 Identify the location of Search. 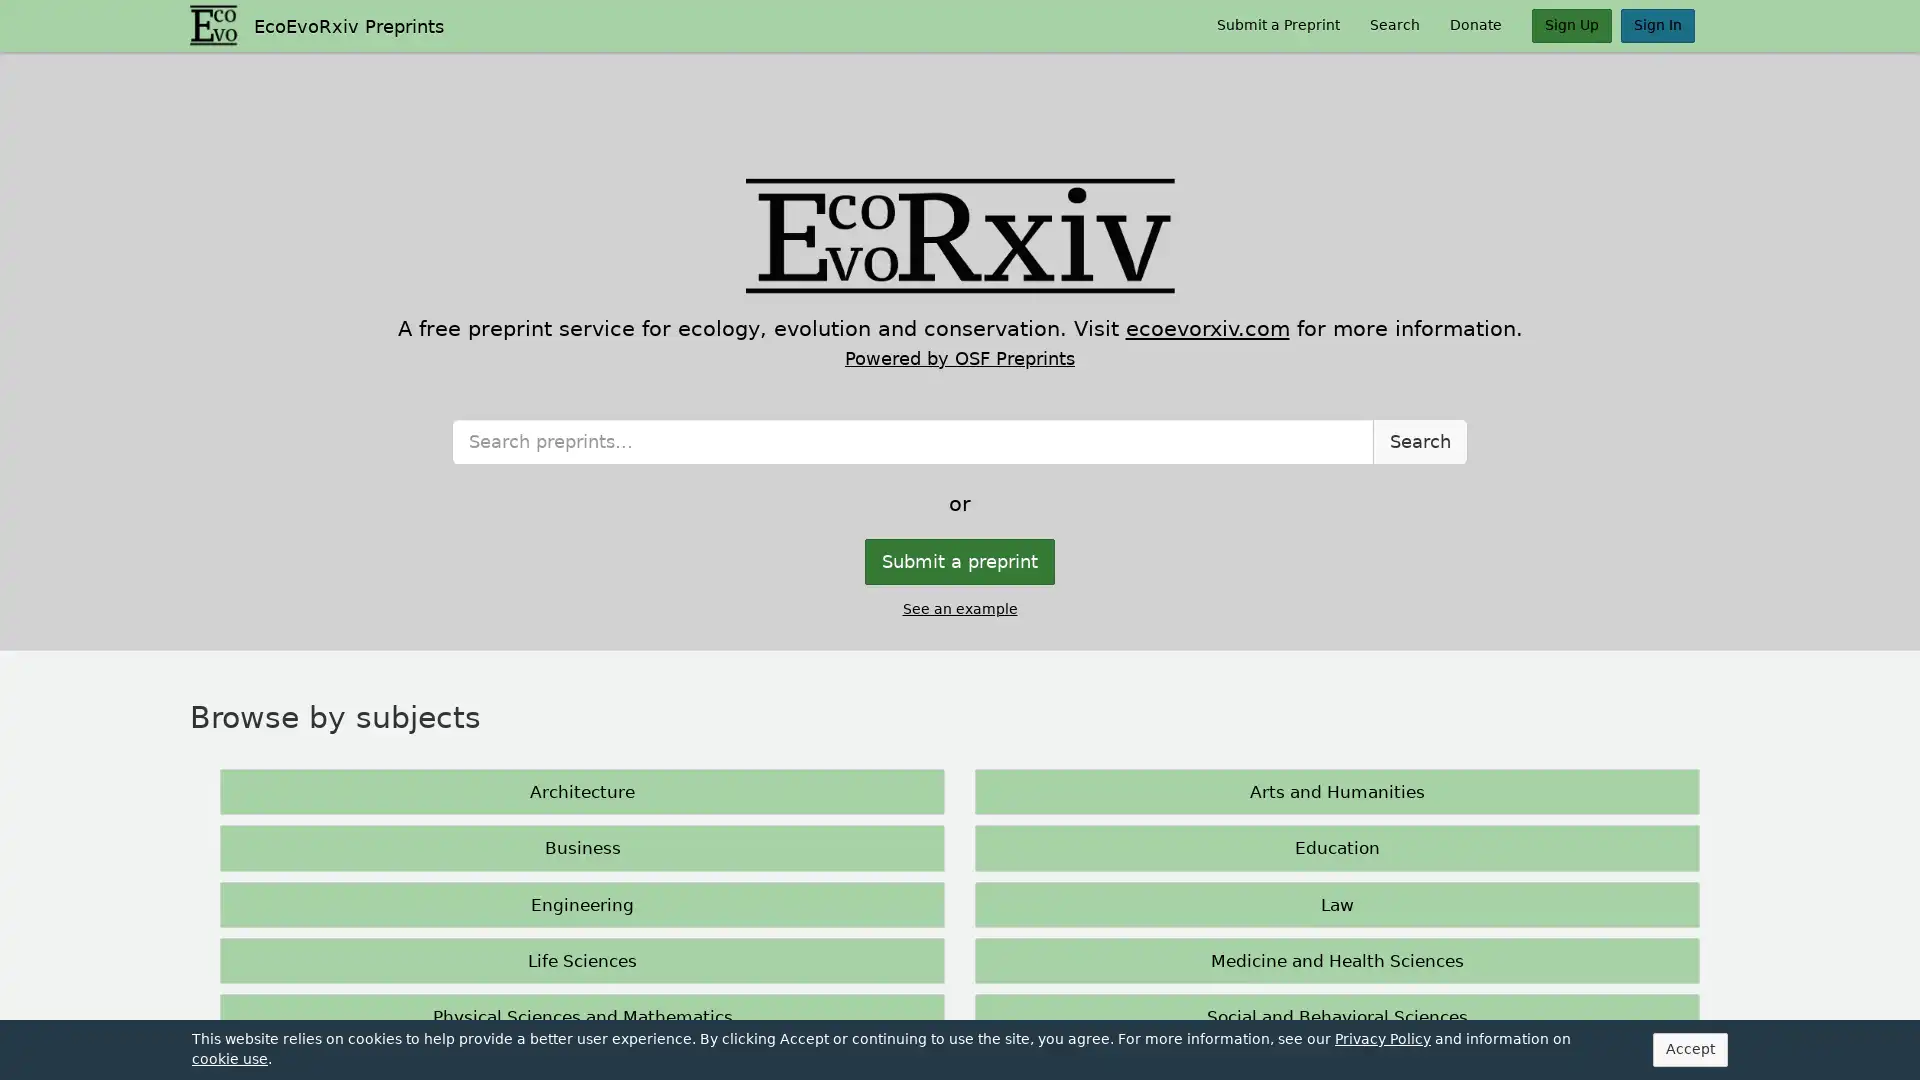
(1420, 675).